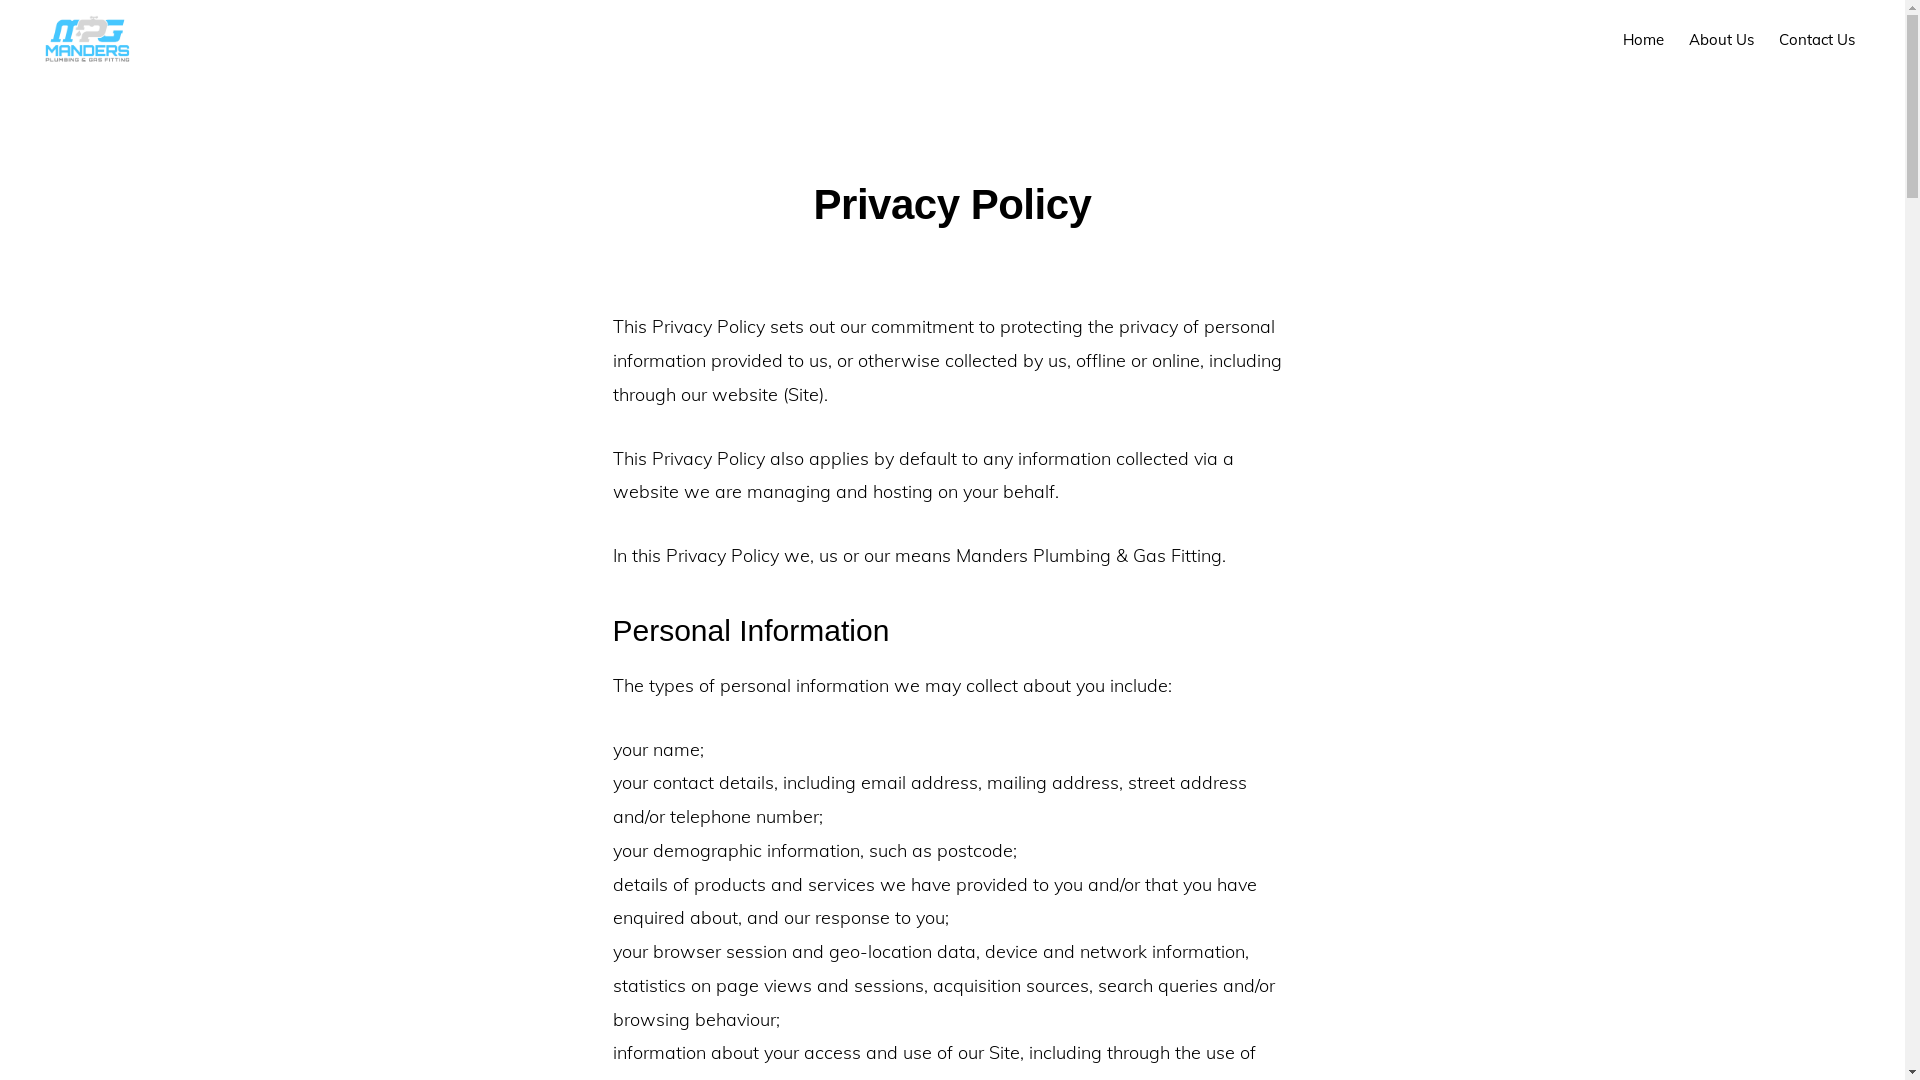 This screenshot has height=1080, width=1920. What do you see at coordinates (1643, 39) in the screenshot?
I see `'Home'` at bounding box center [1643, 39].